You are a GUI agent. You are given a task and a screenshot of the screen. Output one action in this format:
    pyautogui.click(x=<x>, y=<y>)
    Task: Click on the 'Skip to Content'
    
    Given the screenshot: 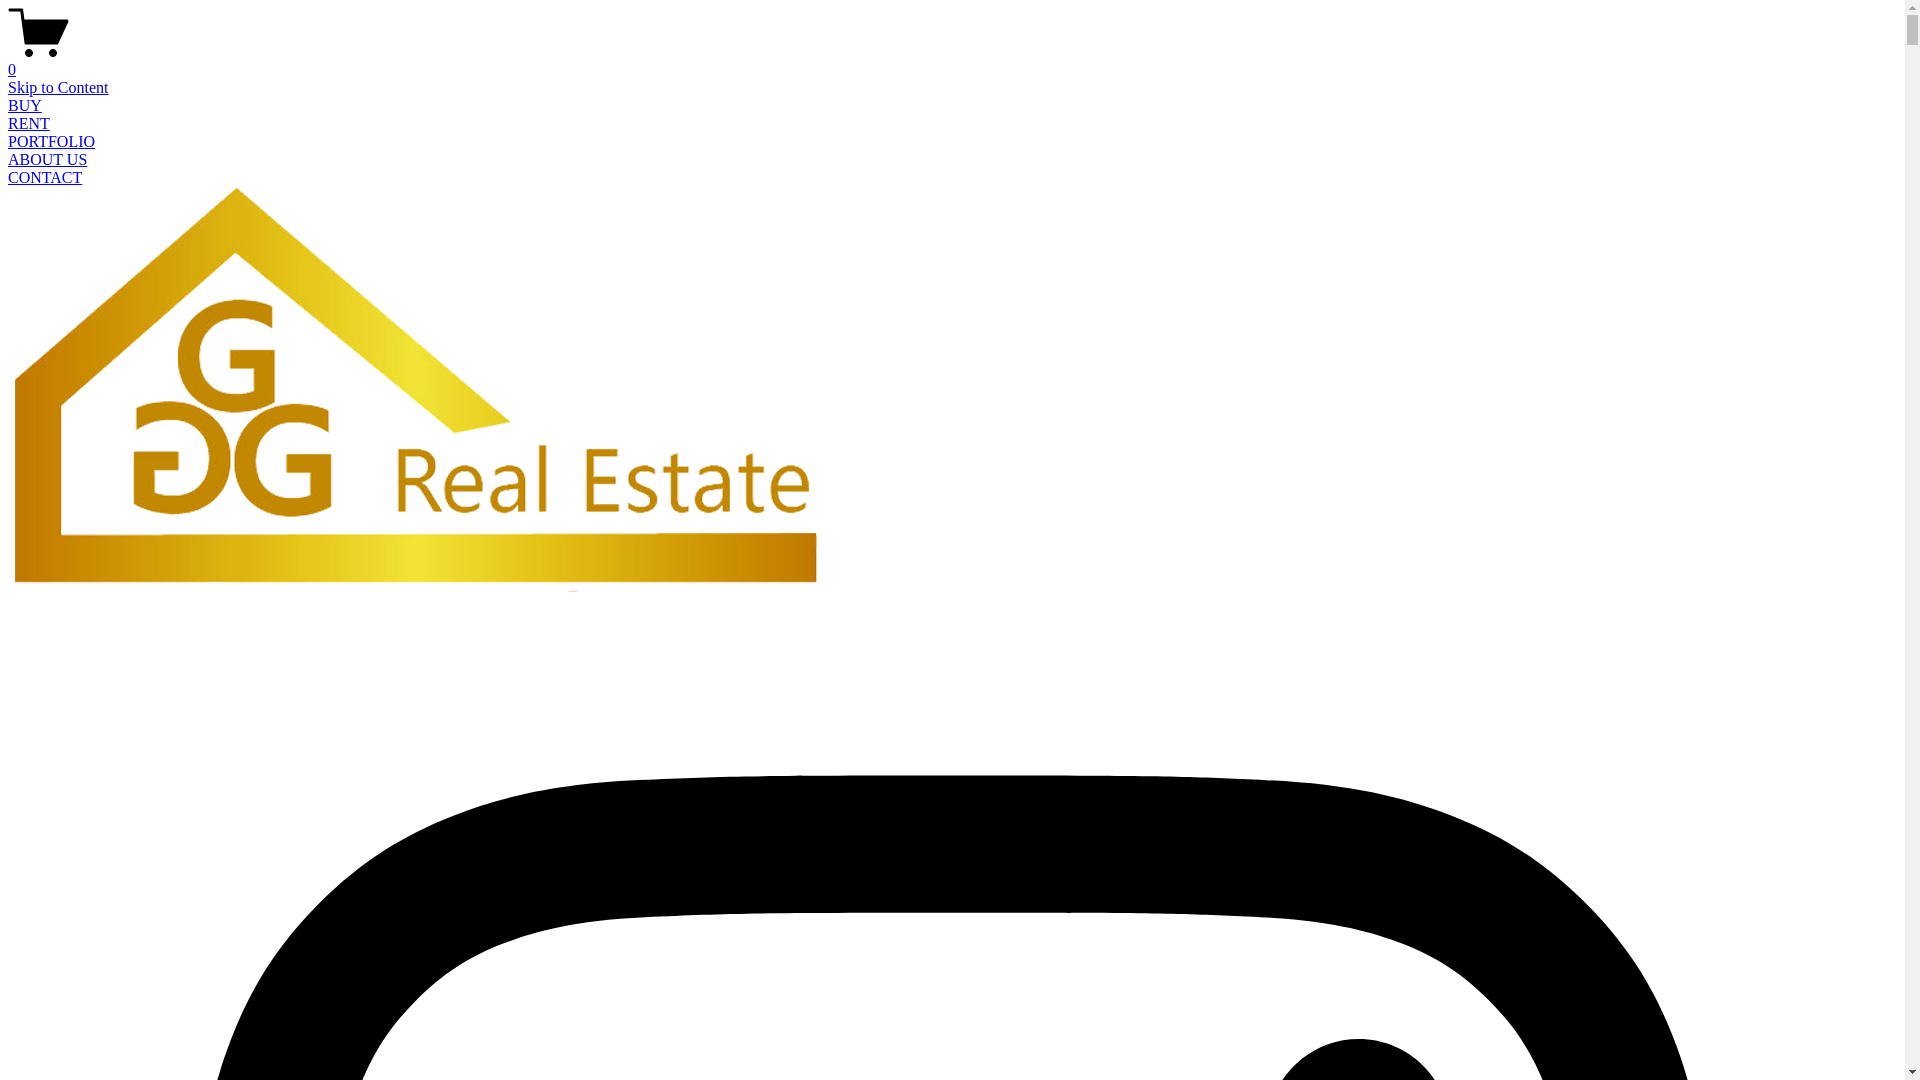 What is the action you would take?
    pyautogui.click(x=57, y=86)
    